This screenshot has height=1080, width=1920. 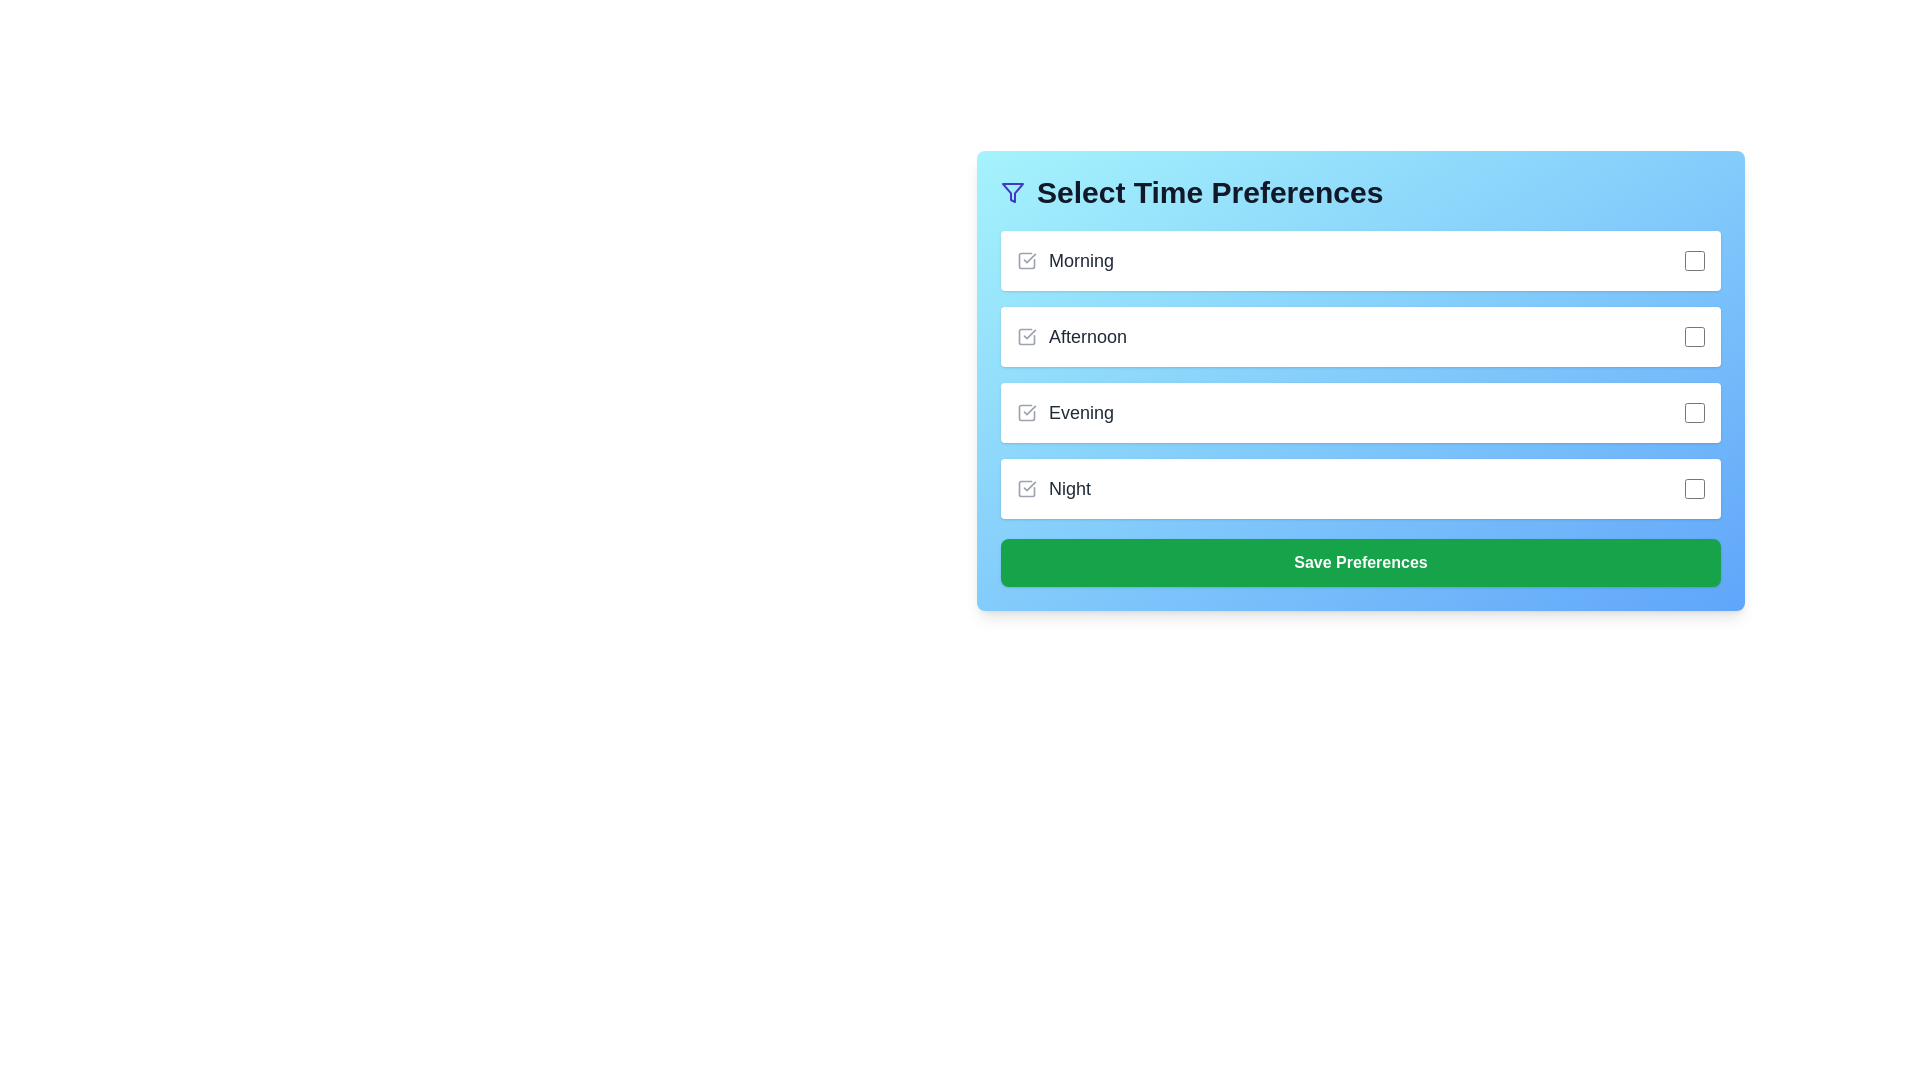 I want to click on the checkbox labeled 'Afternoon', so click(x=1360, y=335).